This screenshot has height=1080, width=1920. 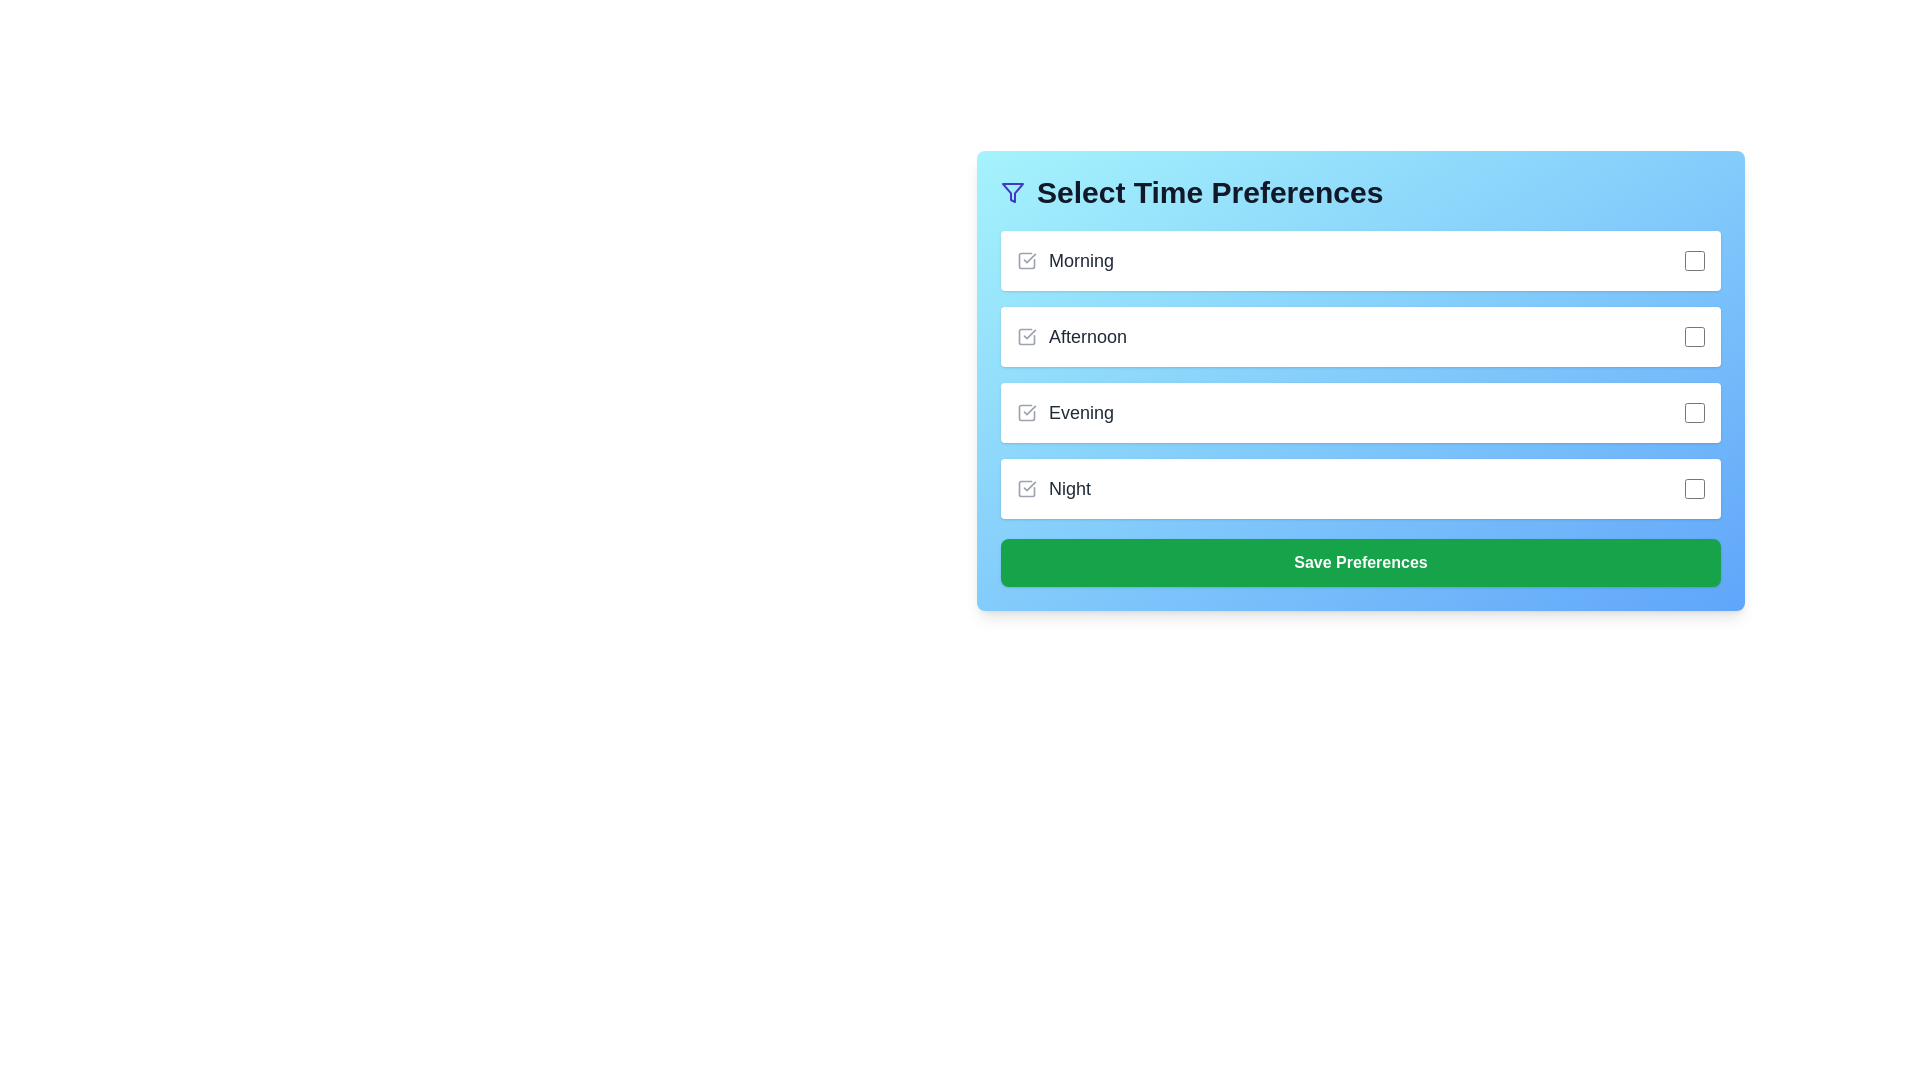 I want to click on the checkbox labeled 'Afternoon', so click(x=1360, y=335).